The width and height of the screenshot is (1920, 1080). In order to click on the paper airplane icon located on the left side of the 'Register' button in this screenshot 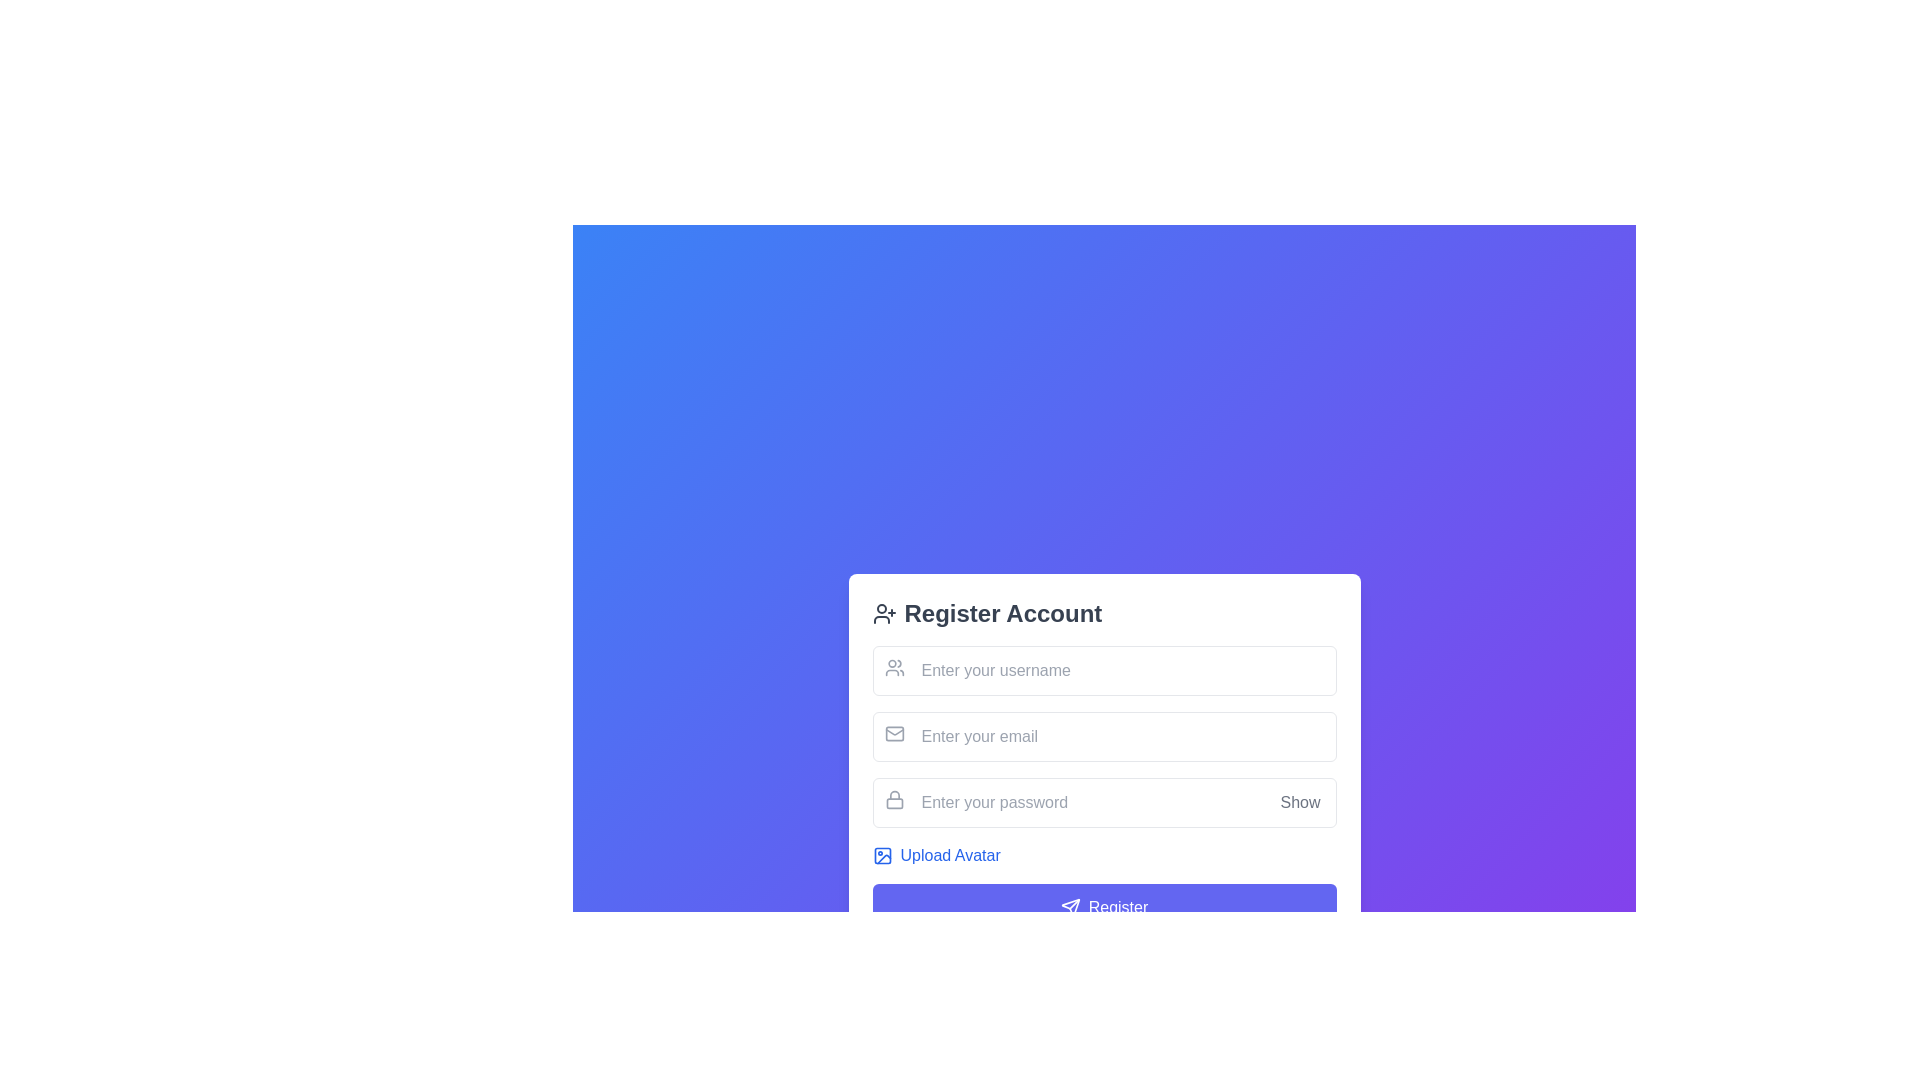, I will do `click(1069, 907)`.